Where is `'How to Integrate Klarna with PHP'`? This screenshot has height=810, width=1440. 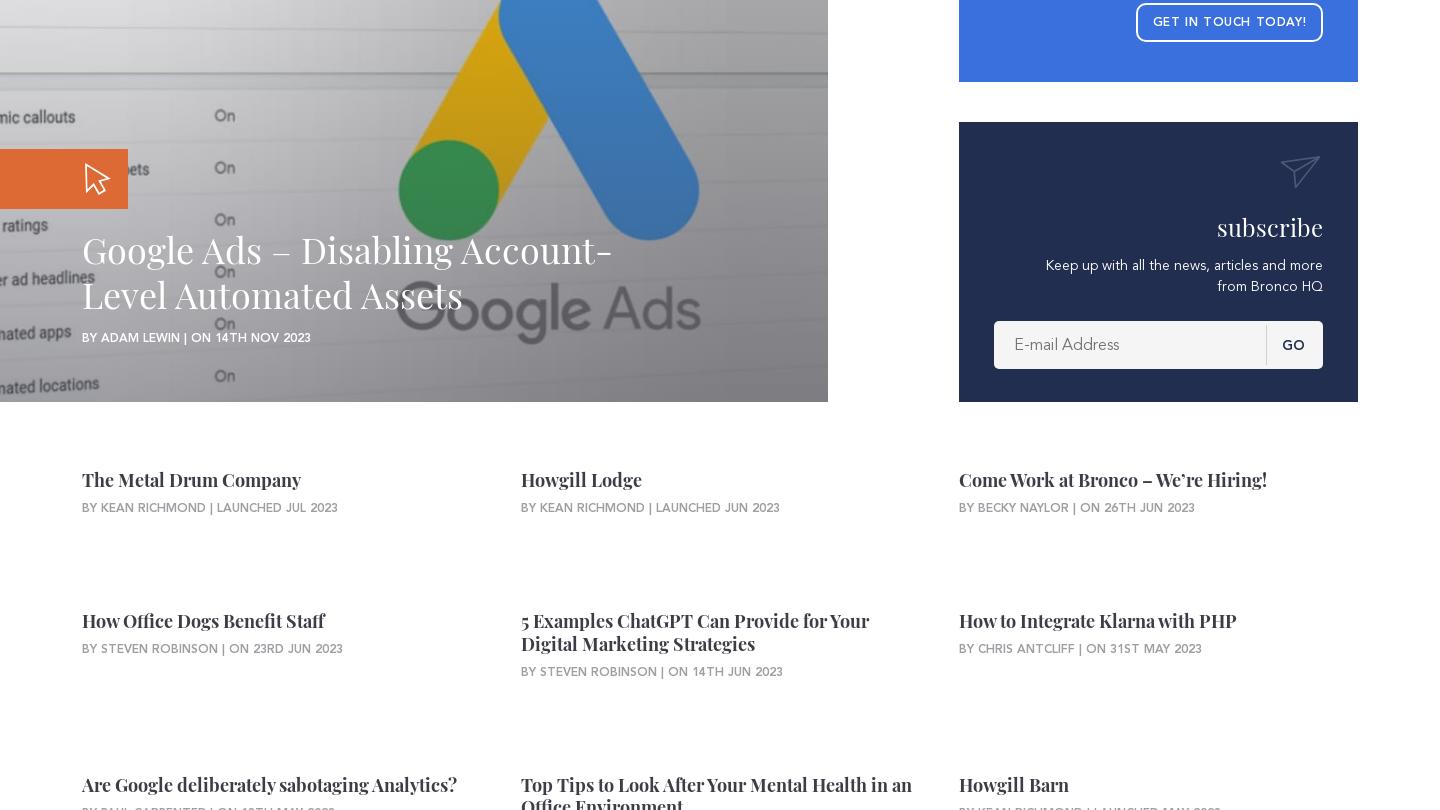 'How to Integrate Klarna with PHP' is located at coordinates (1097, 620).